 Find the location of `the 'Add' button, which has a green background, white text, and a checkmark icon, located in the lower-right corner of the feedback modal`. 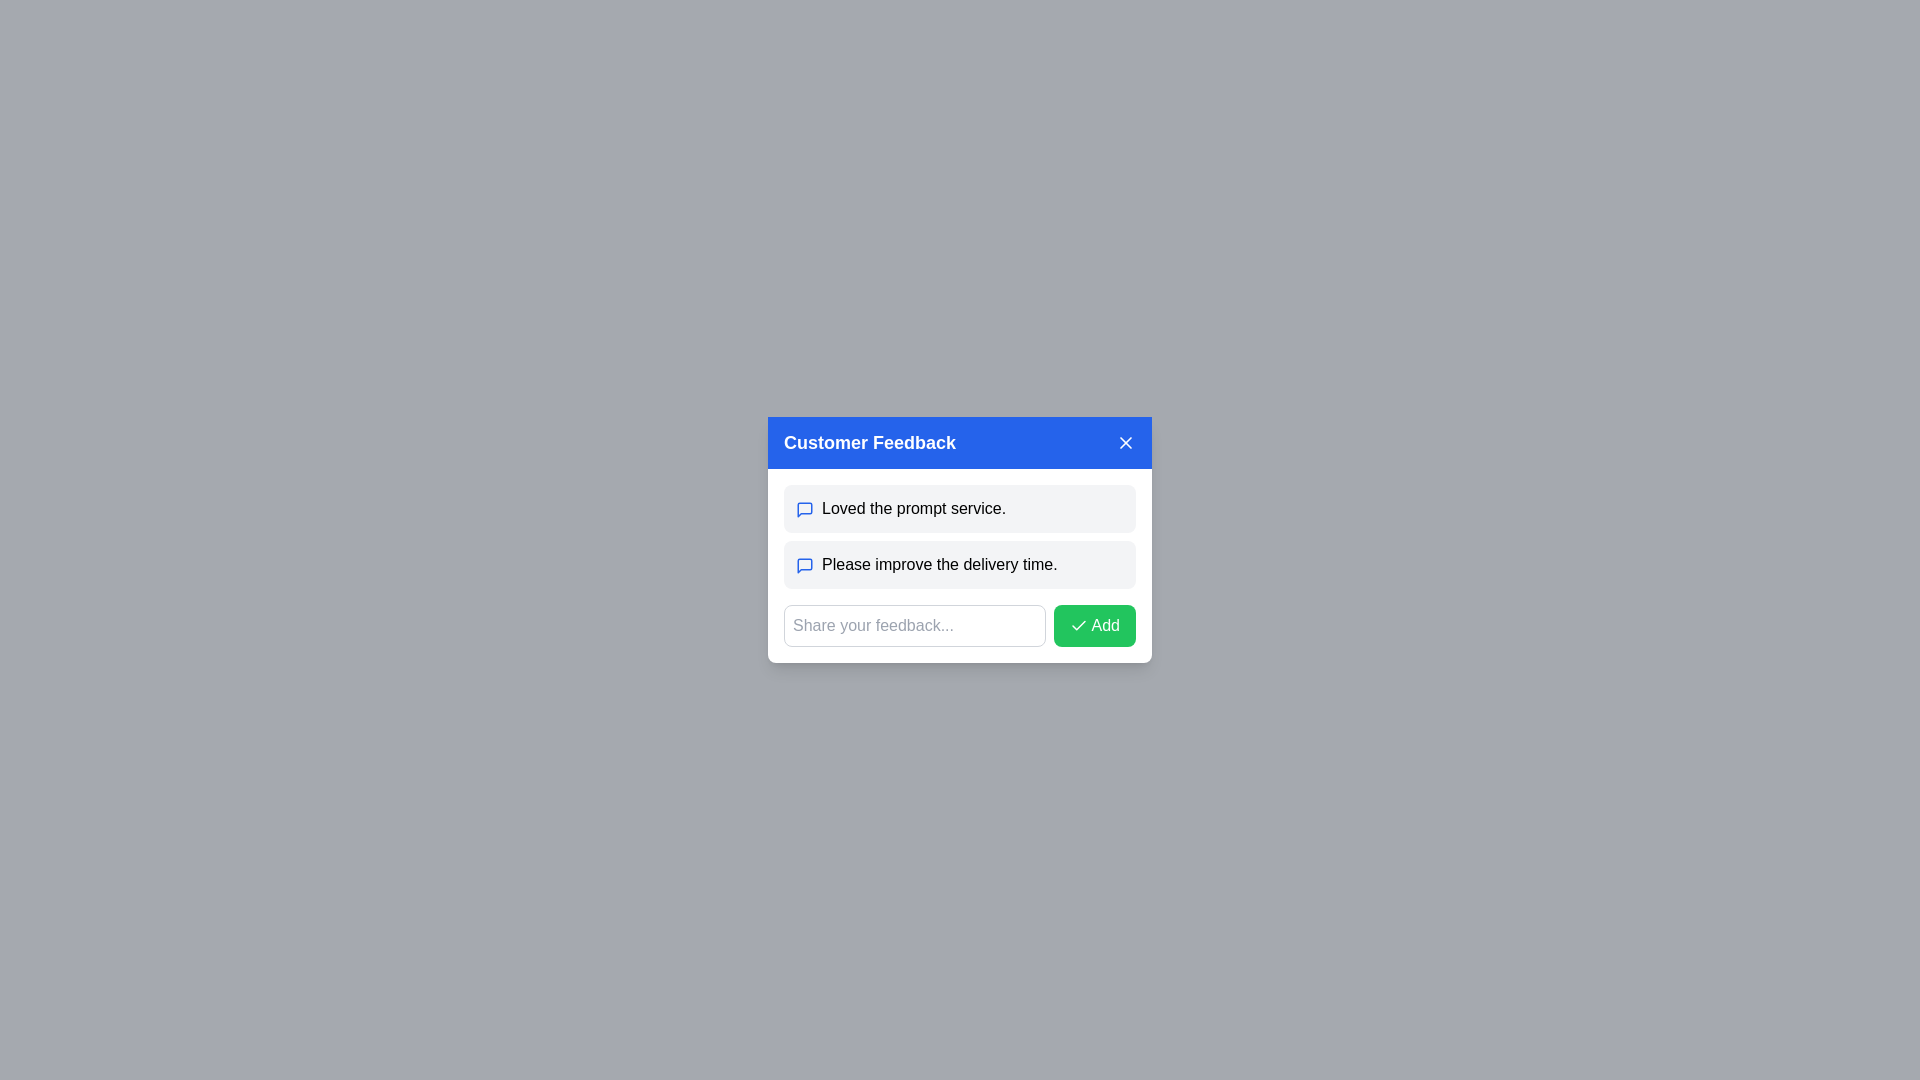

the 'Add' button, which has a green background, white text, and a checkmark icon, located in the lower-right corner of the feedback modal is located at coordinates (1093, 624).